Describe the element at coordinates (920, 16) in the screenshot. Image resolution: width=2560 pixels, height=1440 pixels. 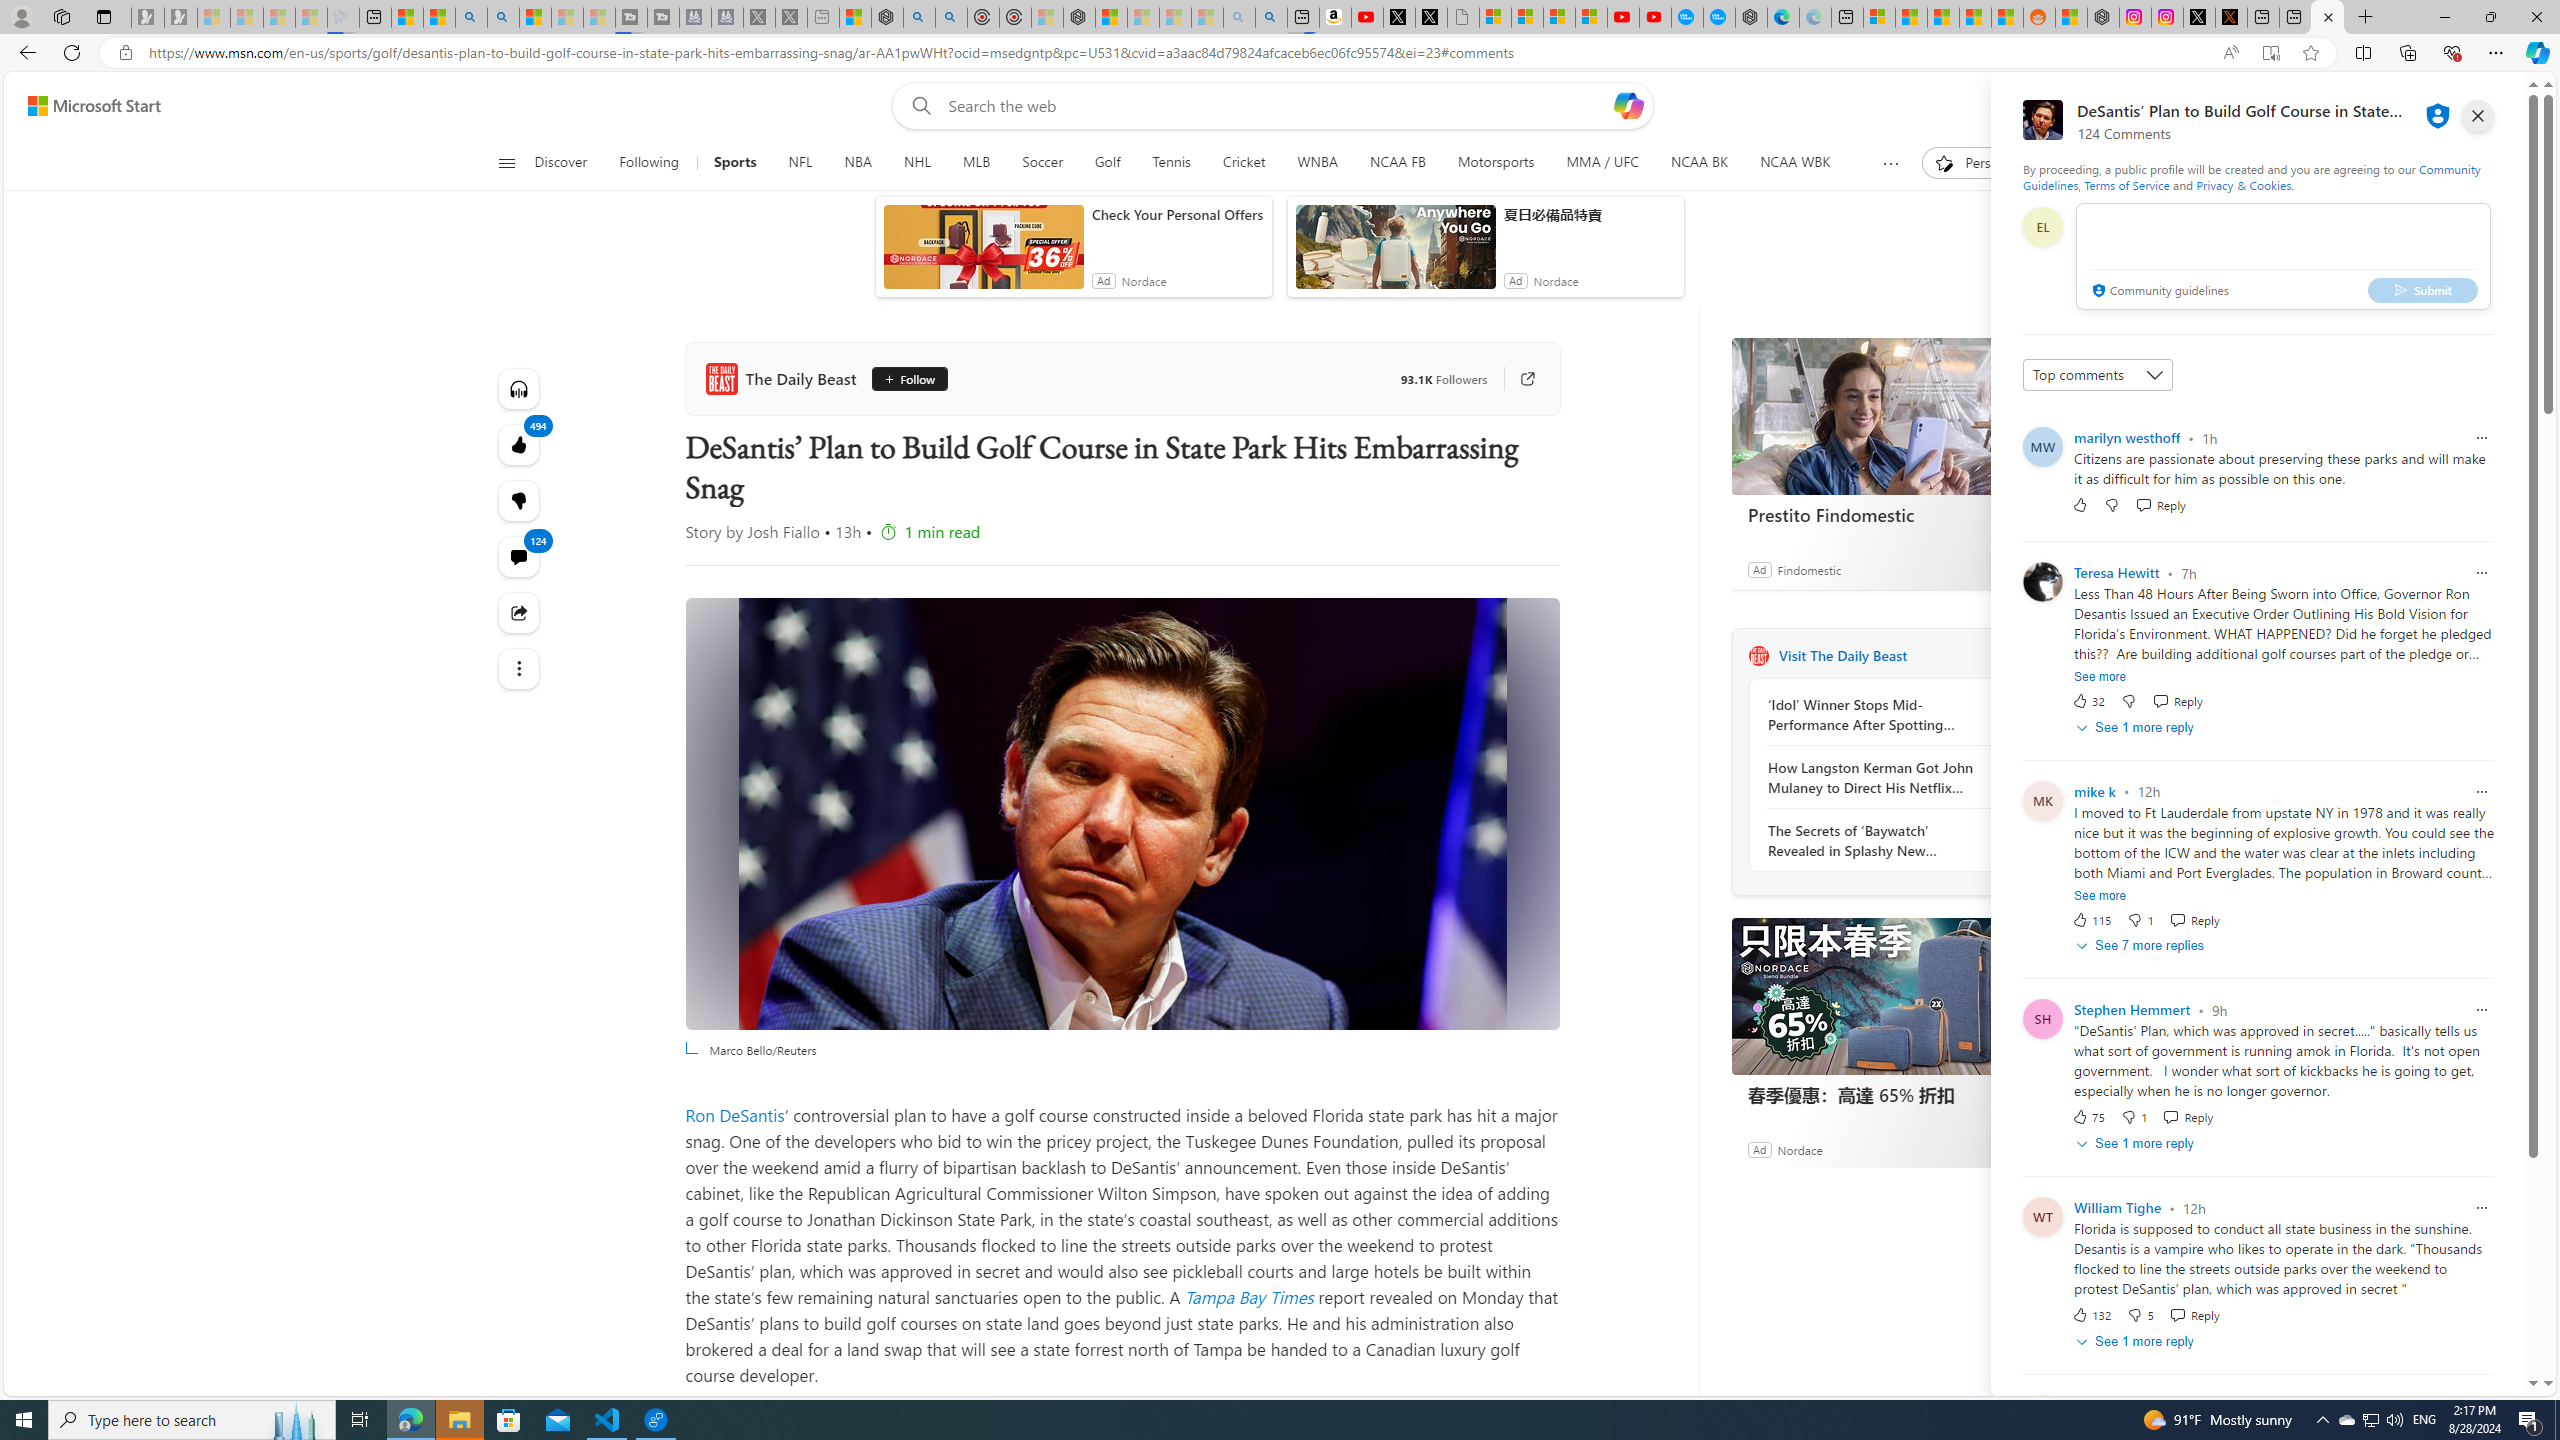
I see `'poe - Search'` at that location.